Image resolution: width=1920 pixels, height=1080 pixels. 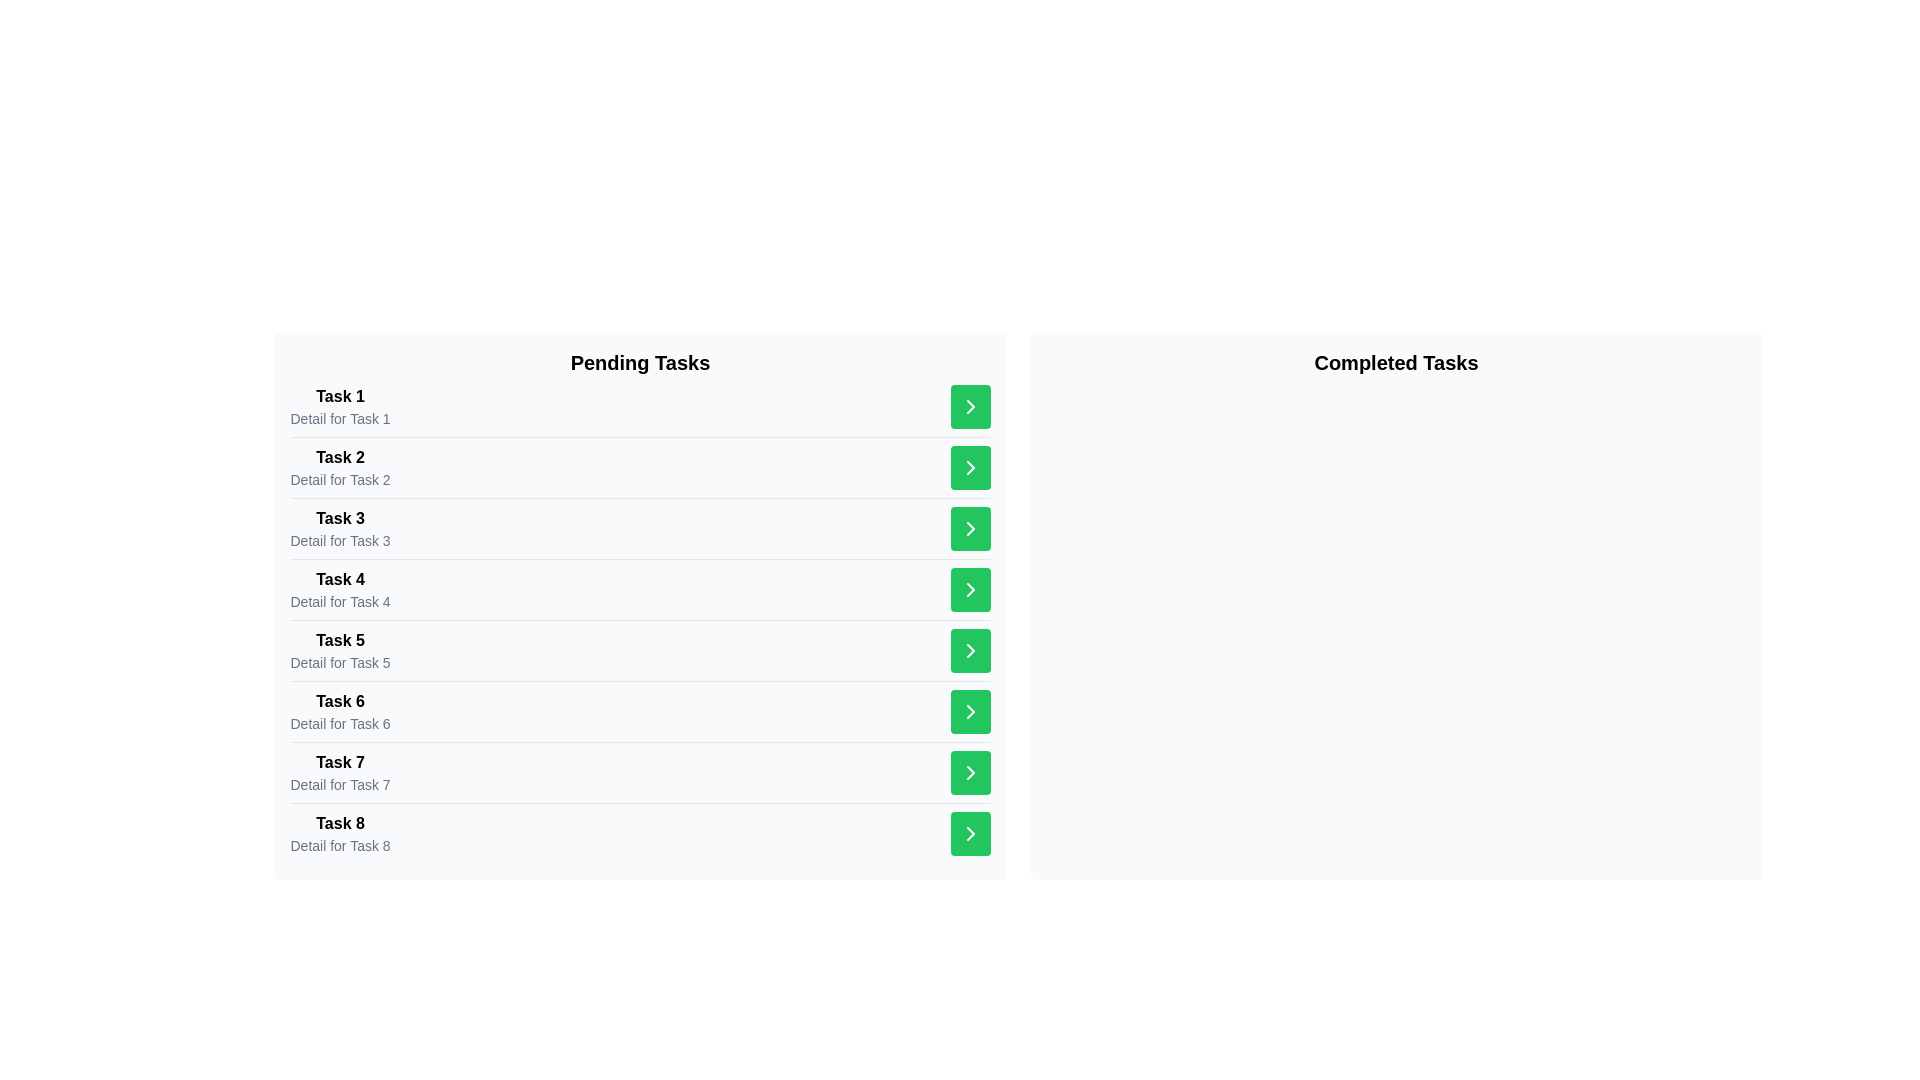 What do you see at coordinates (340, 518) in the screenshot?
I see `the text label displaying 'Task 3' within the 'Pending Tasks' section, which is bold and prominently sized` at bounding box center [340, 518].